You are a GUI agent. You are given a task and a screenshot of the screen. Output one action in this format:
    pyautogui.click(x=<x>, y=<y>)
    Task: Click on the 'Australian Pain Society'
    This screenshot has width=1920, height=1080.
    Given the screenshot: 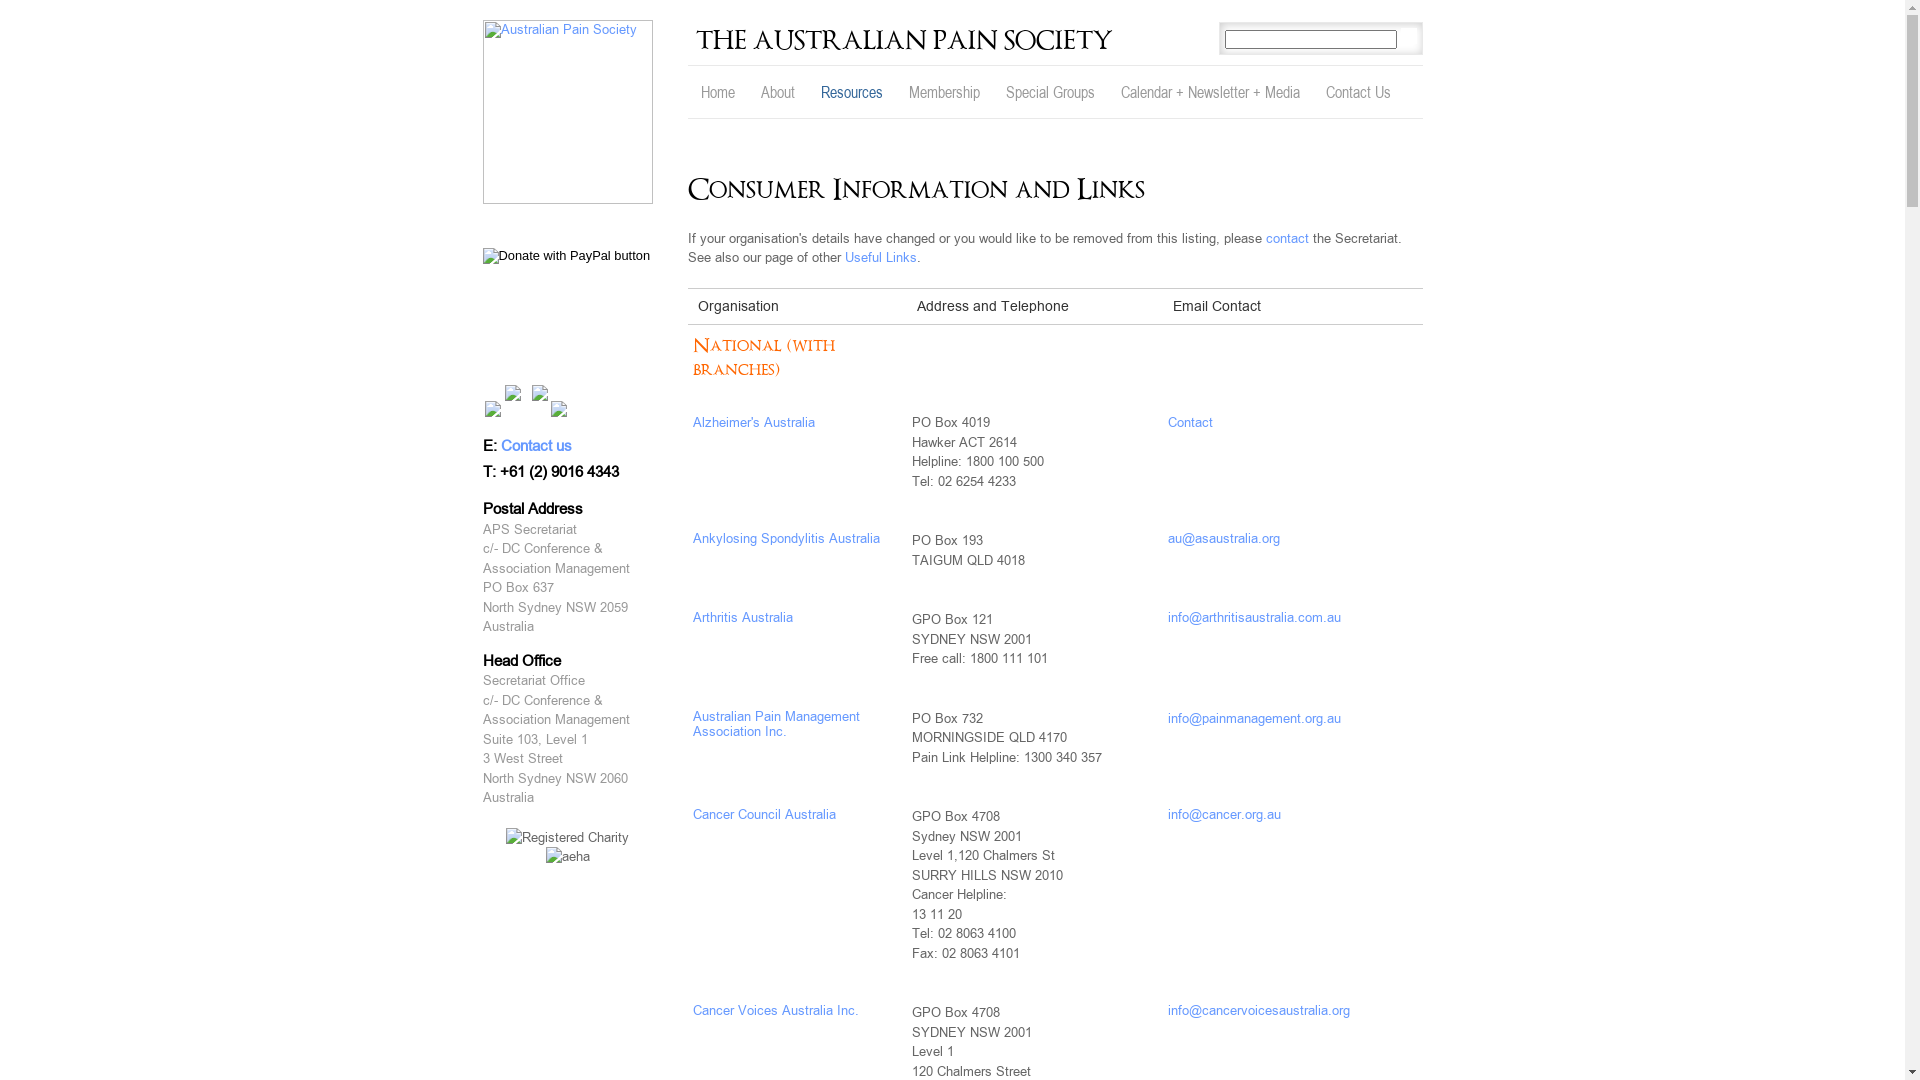 What is the action you would take?
    pyautogui.click(x=565, y=111)
    